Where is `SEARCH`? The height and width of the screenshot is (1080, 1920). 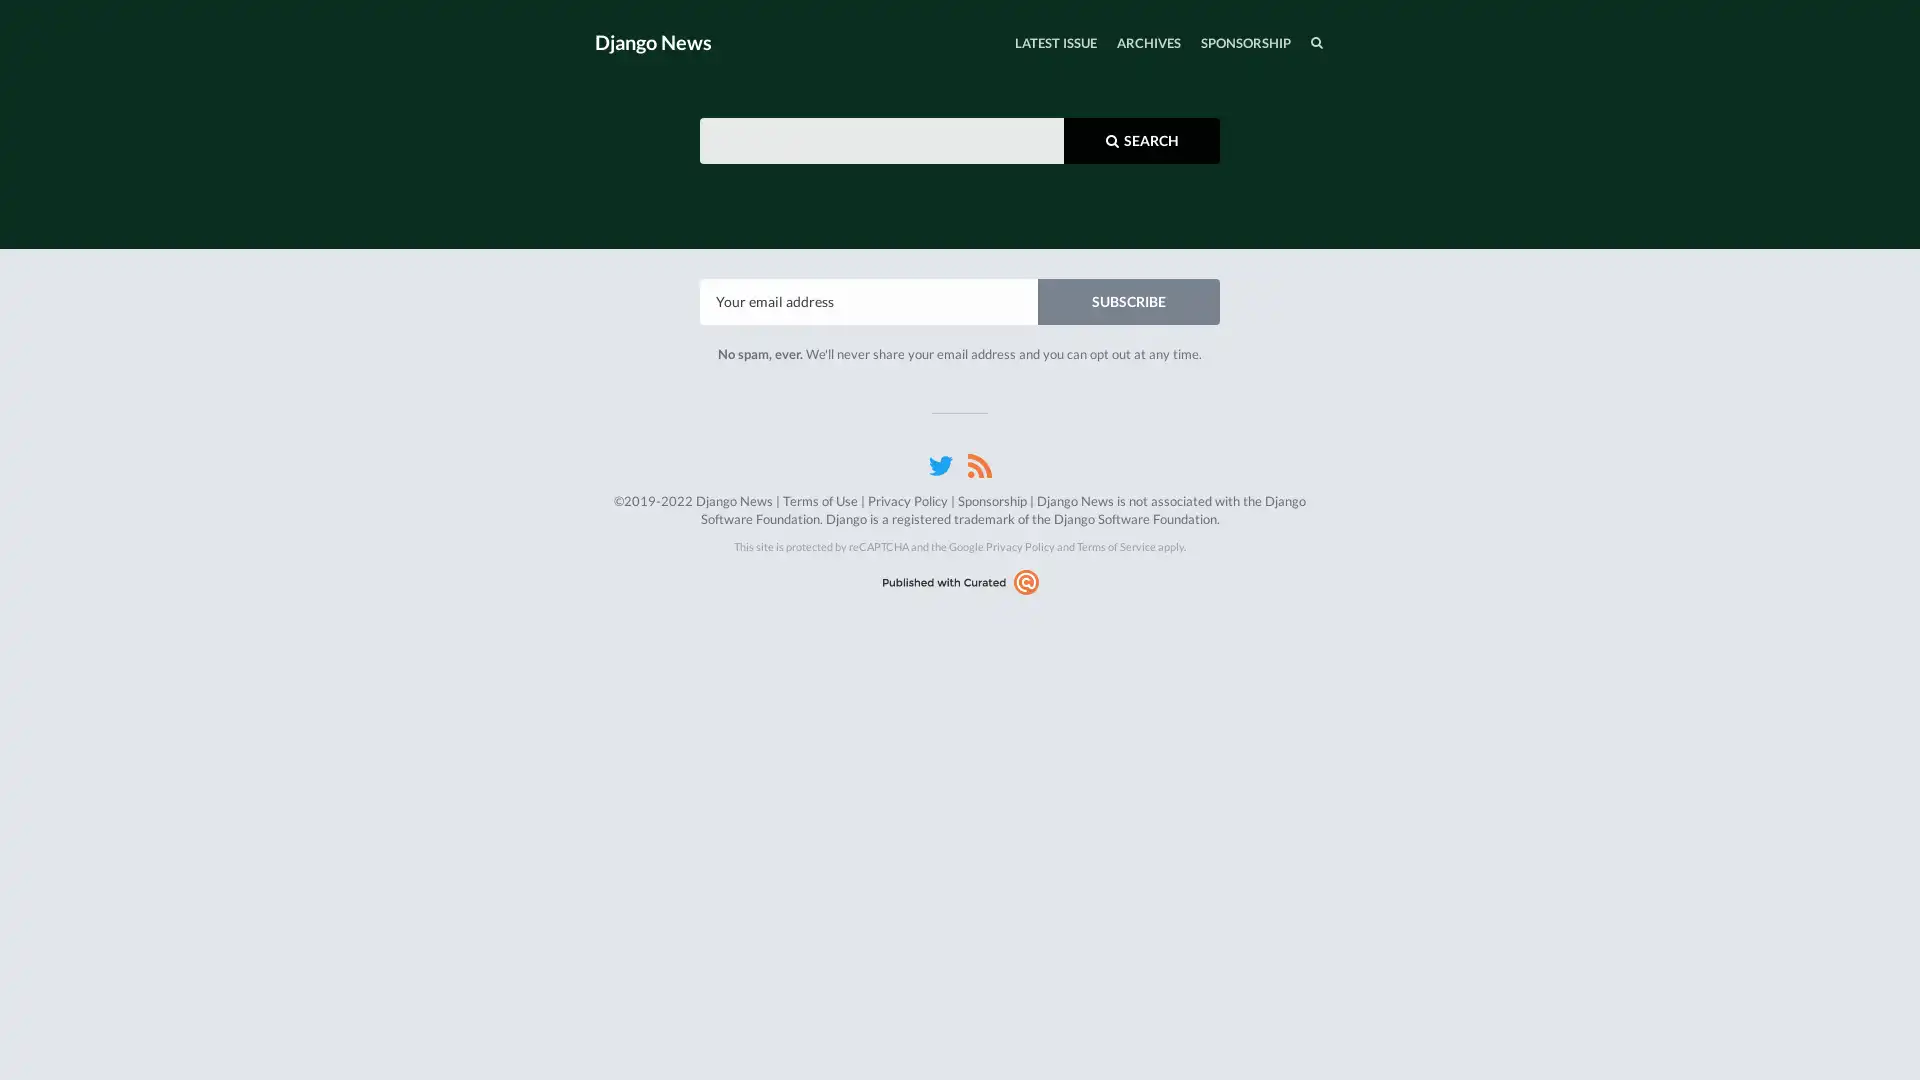 SEARCH is located at coordinates (1142, 138).